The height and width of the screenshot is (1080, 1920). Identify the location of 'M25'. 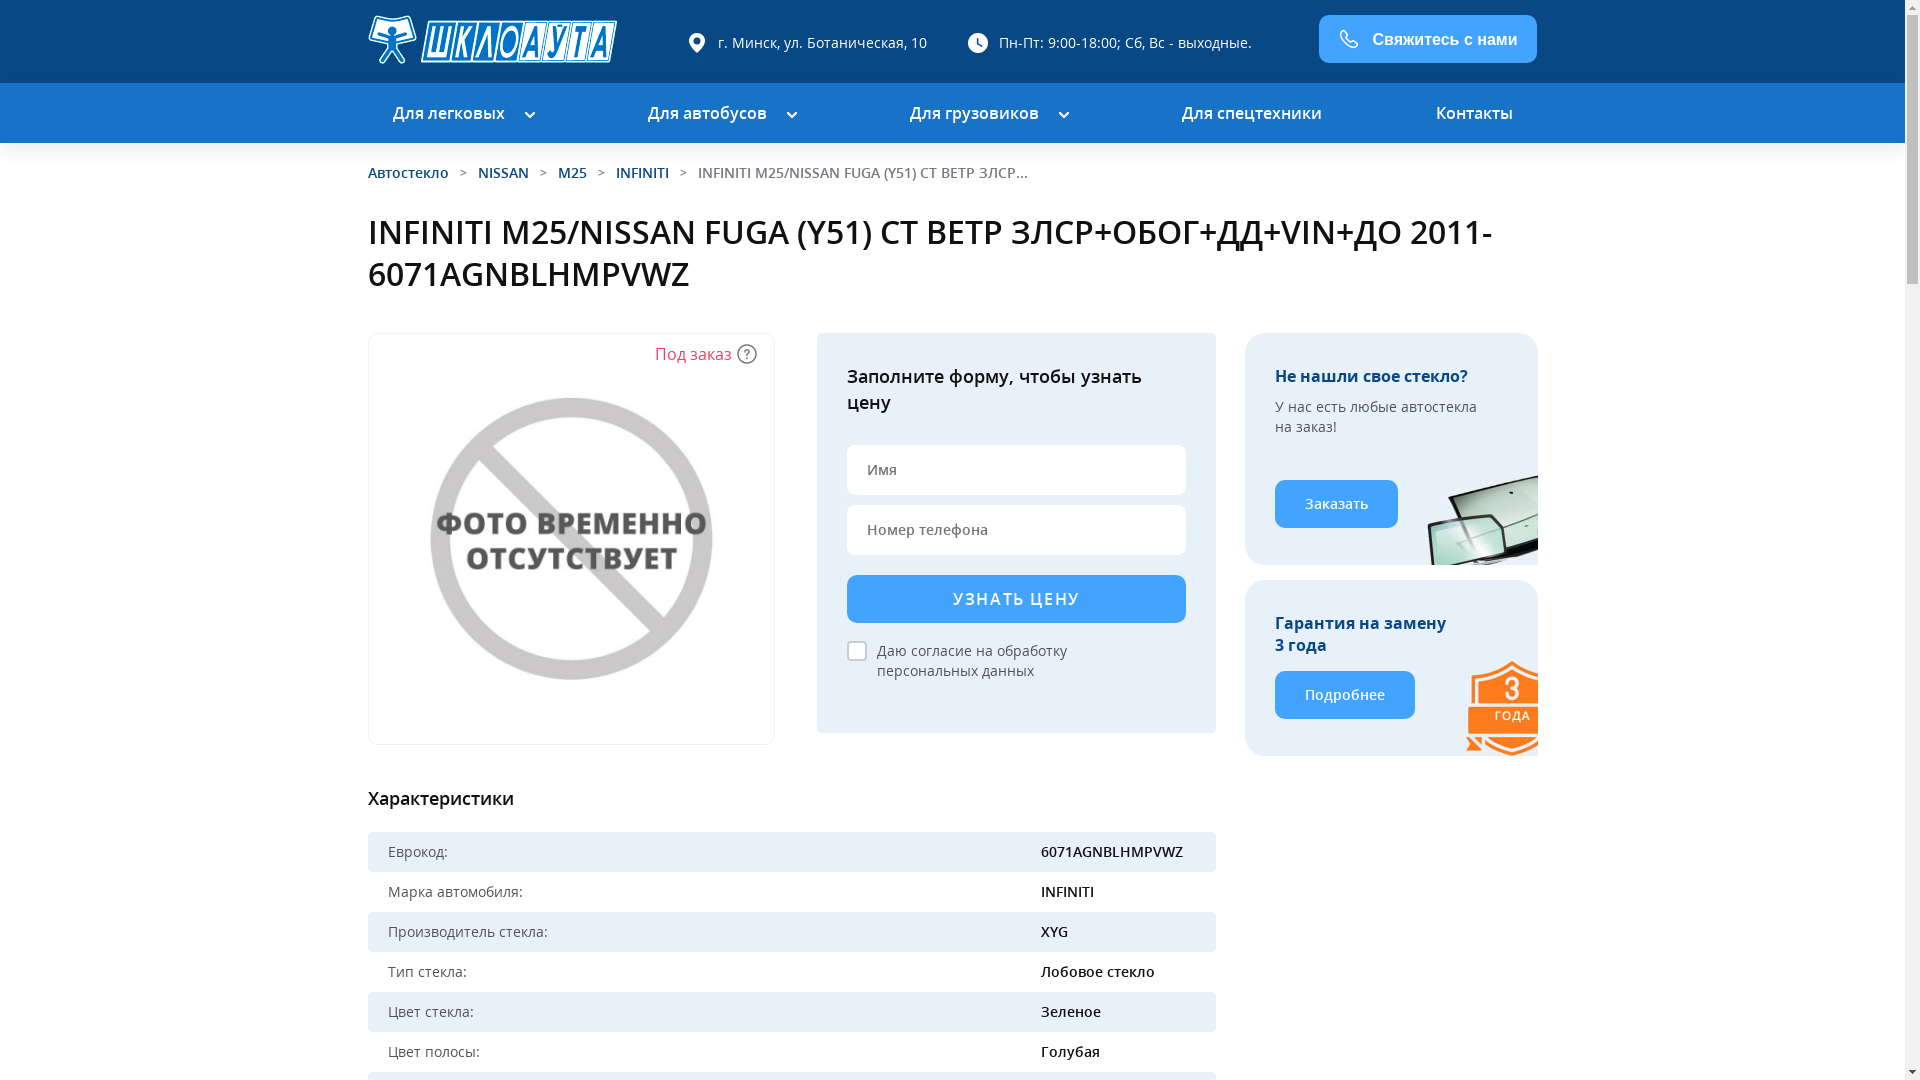
(557, 171).